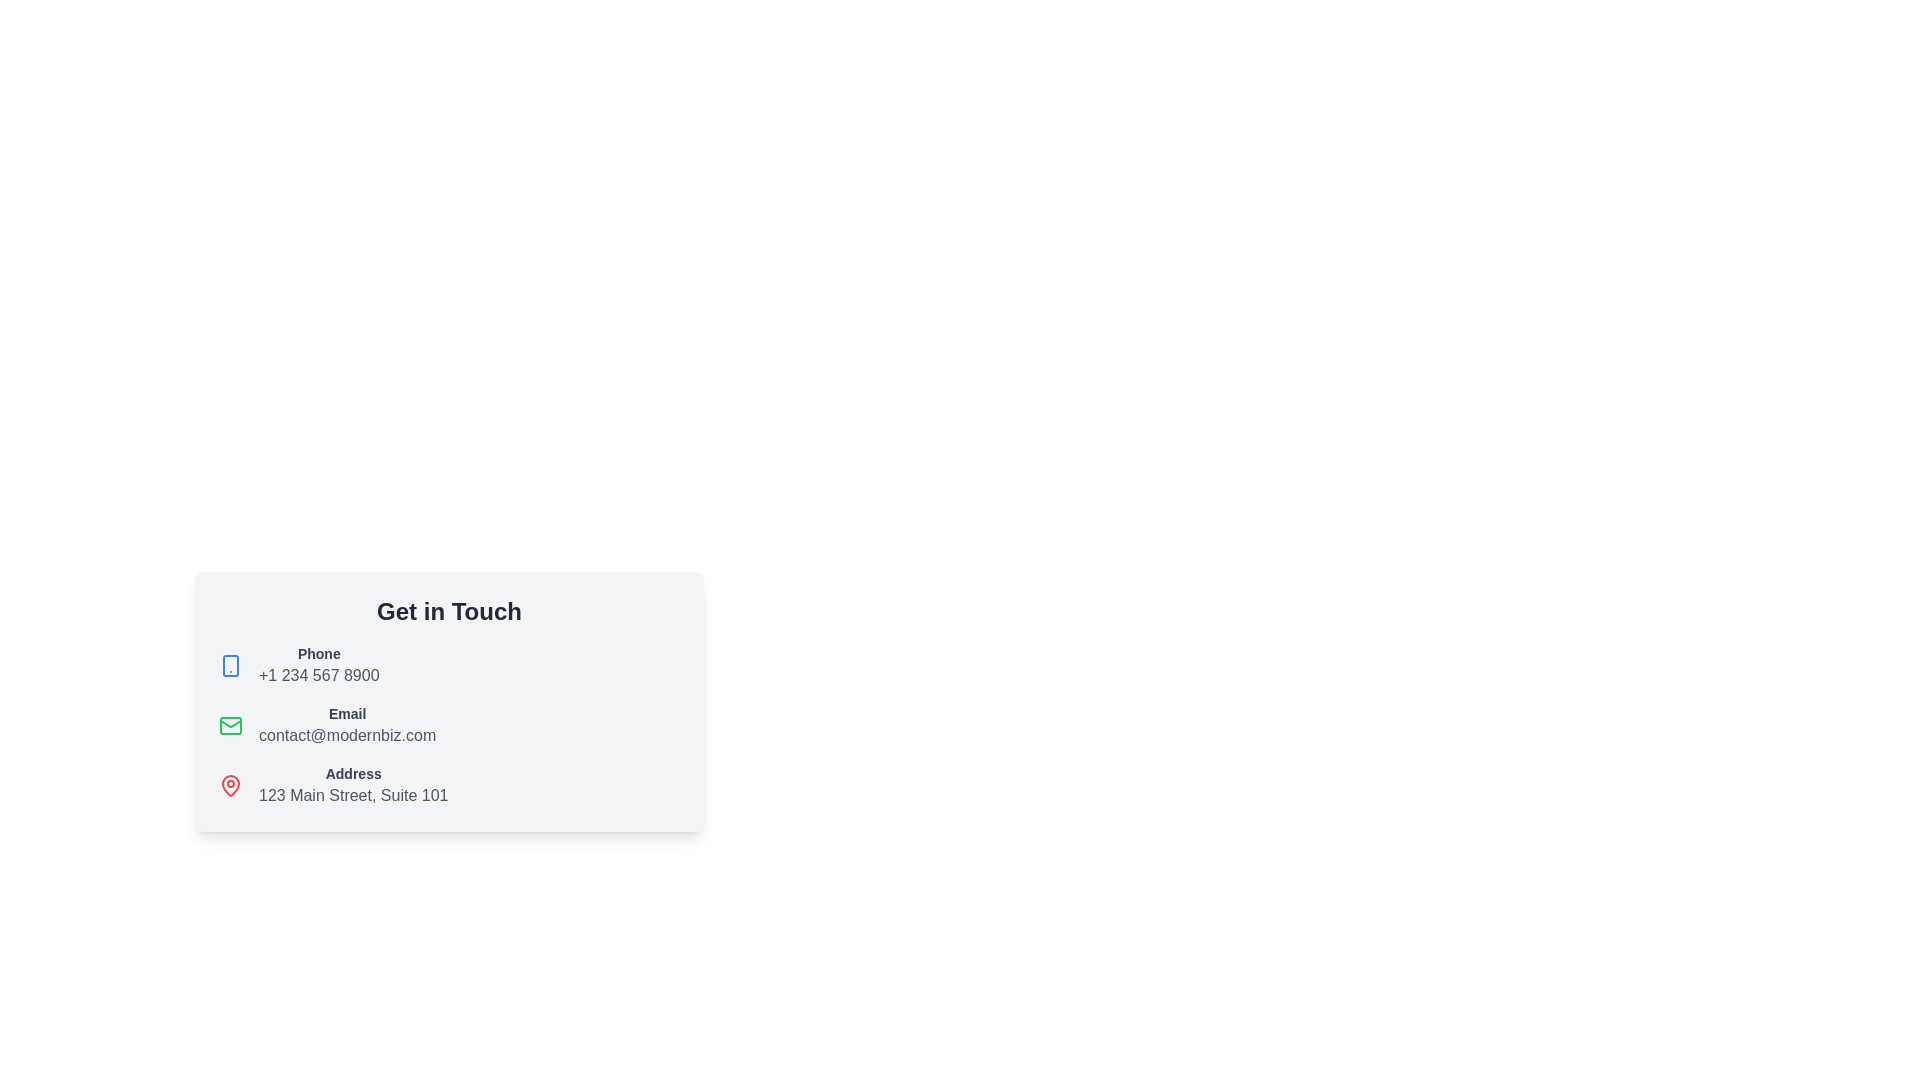 This screenshot has height=1080, width=1920. Describe the element at coordinates (230, 666) in the screenshot. I see `the decorative phone icon located to the left of the 'Phone' text in the 'Get in Touch' section` at that location.